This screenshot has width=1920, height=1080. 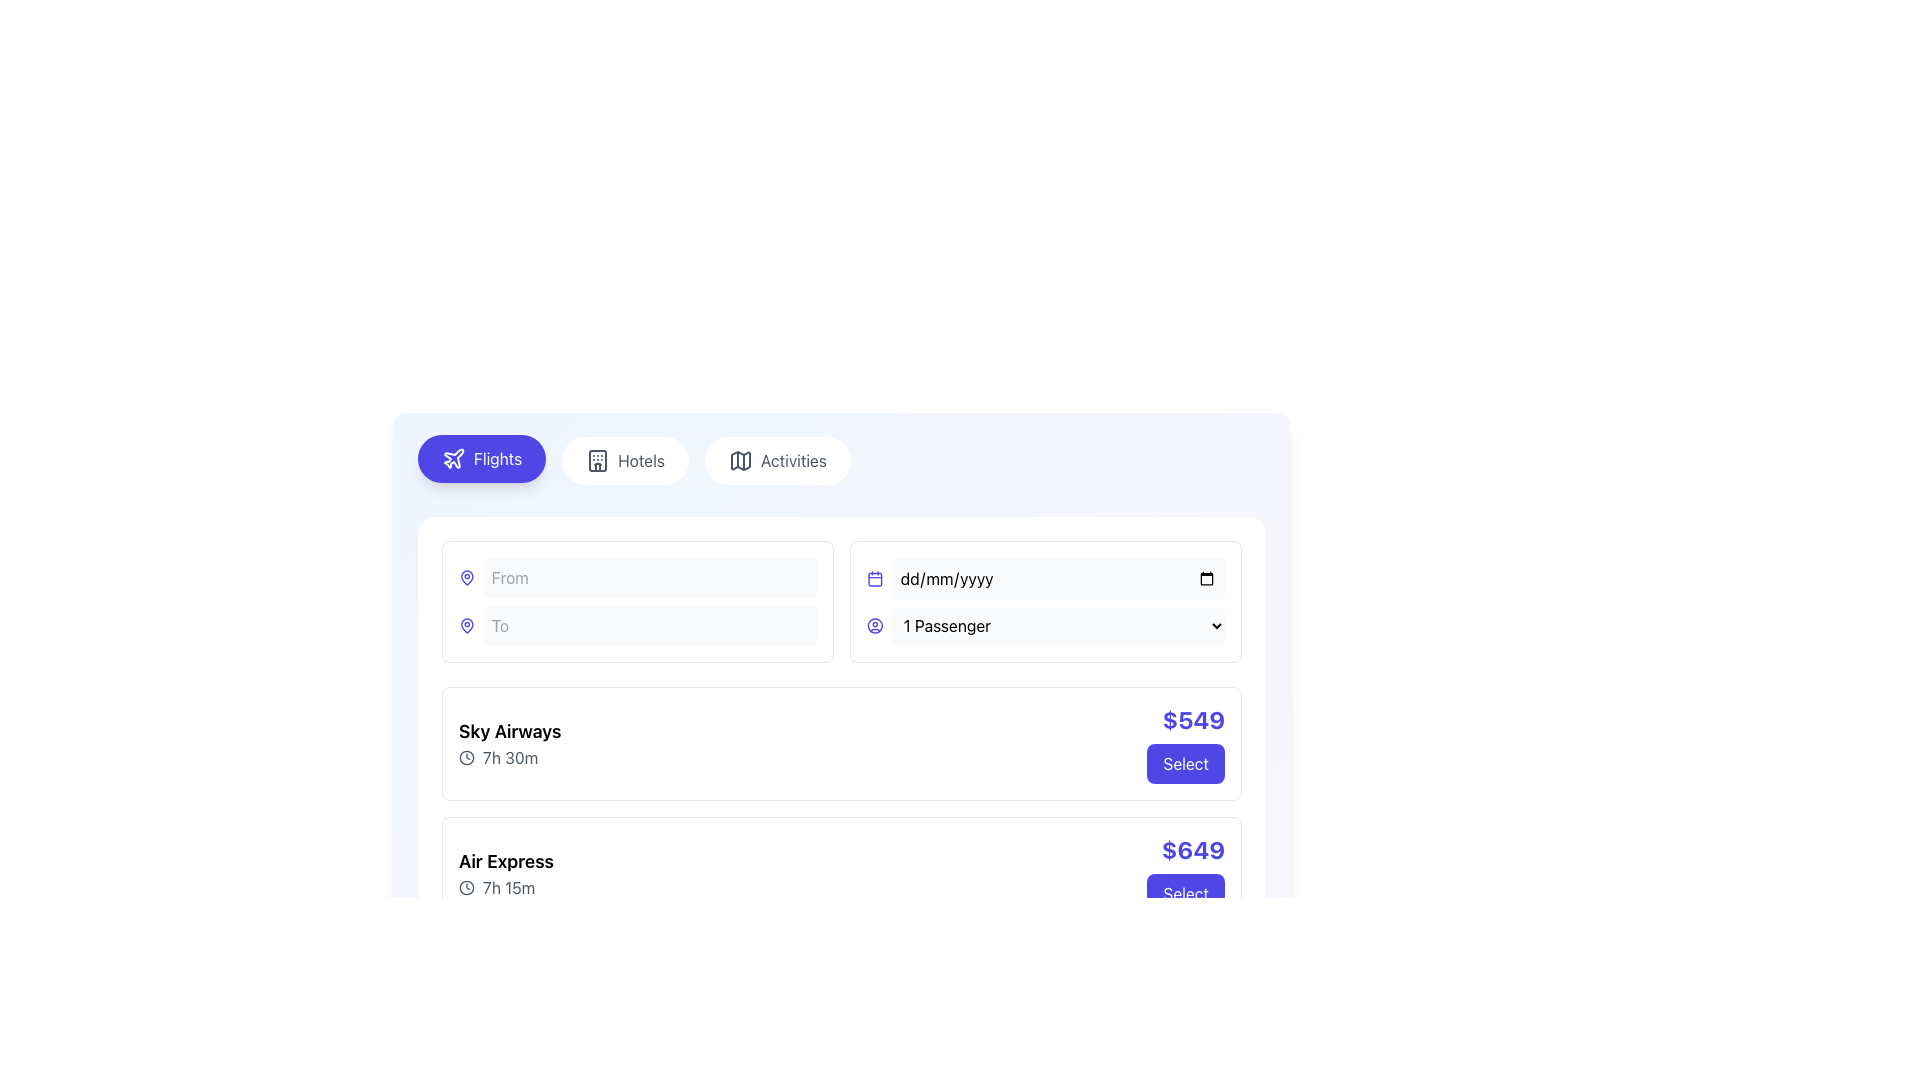 What do you see at coordinates (873, 620) in the screenshot?
I see `the 'Activities' icon in the navigation bar` at bounding box center [873, 620].